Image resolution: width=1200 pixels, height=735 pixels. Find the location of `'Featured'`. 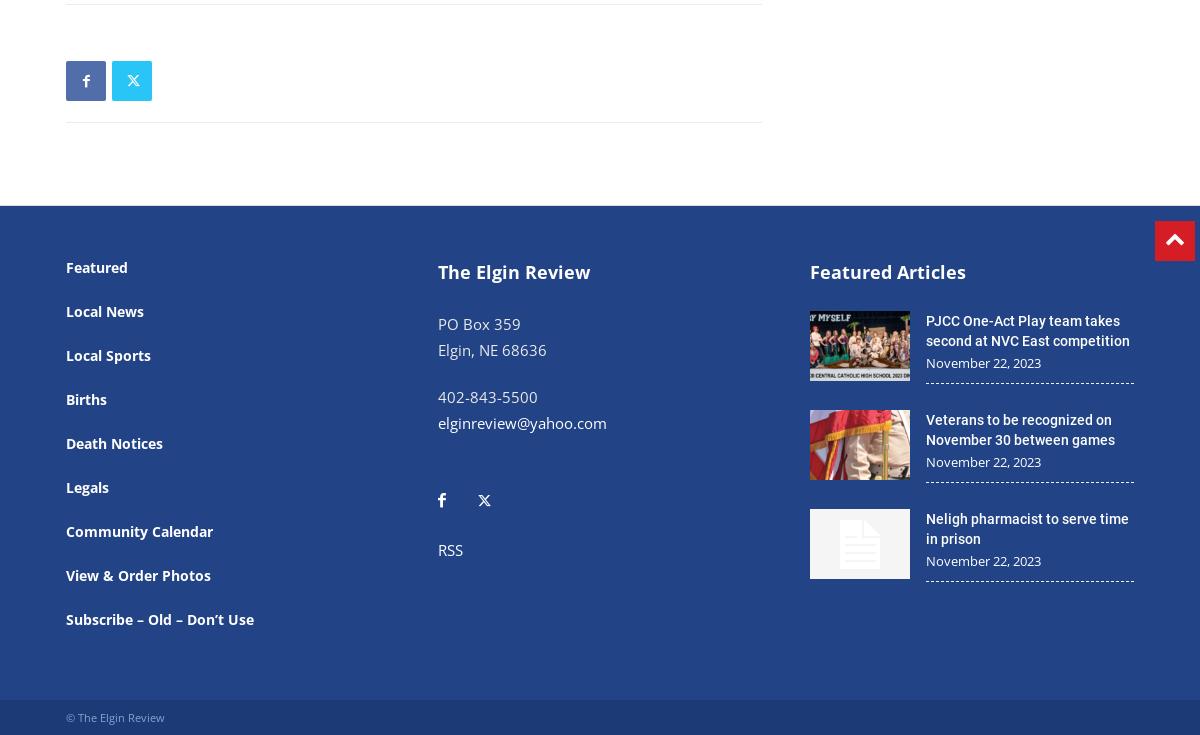

'Featured' is located at coordinates (96, 267).